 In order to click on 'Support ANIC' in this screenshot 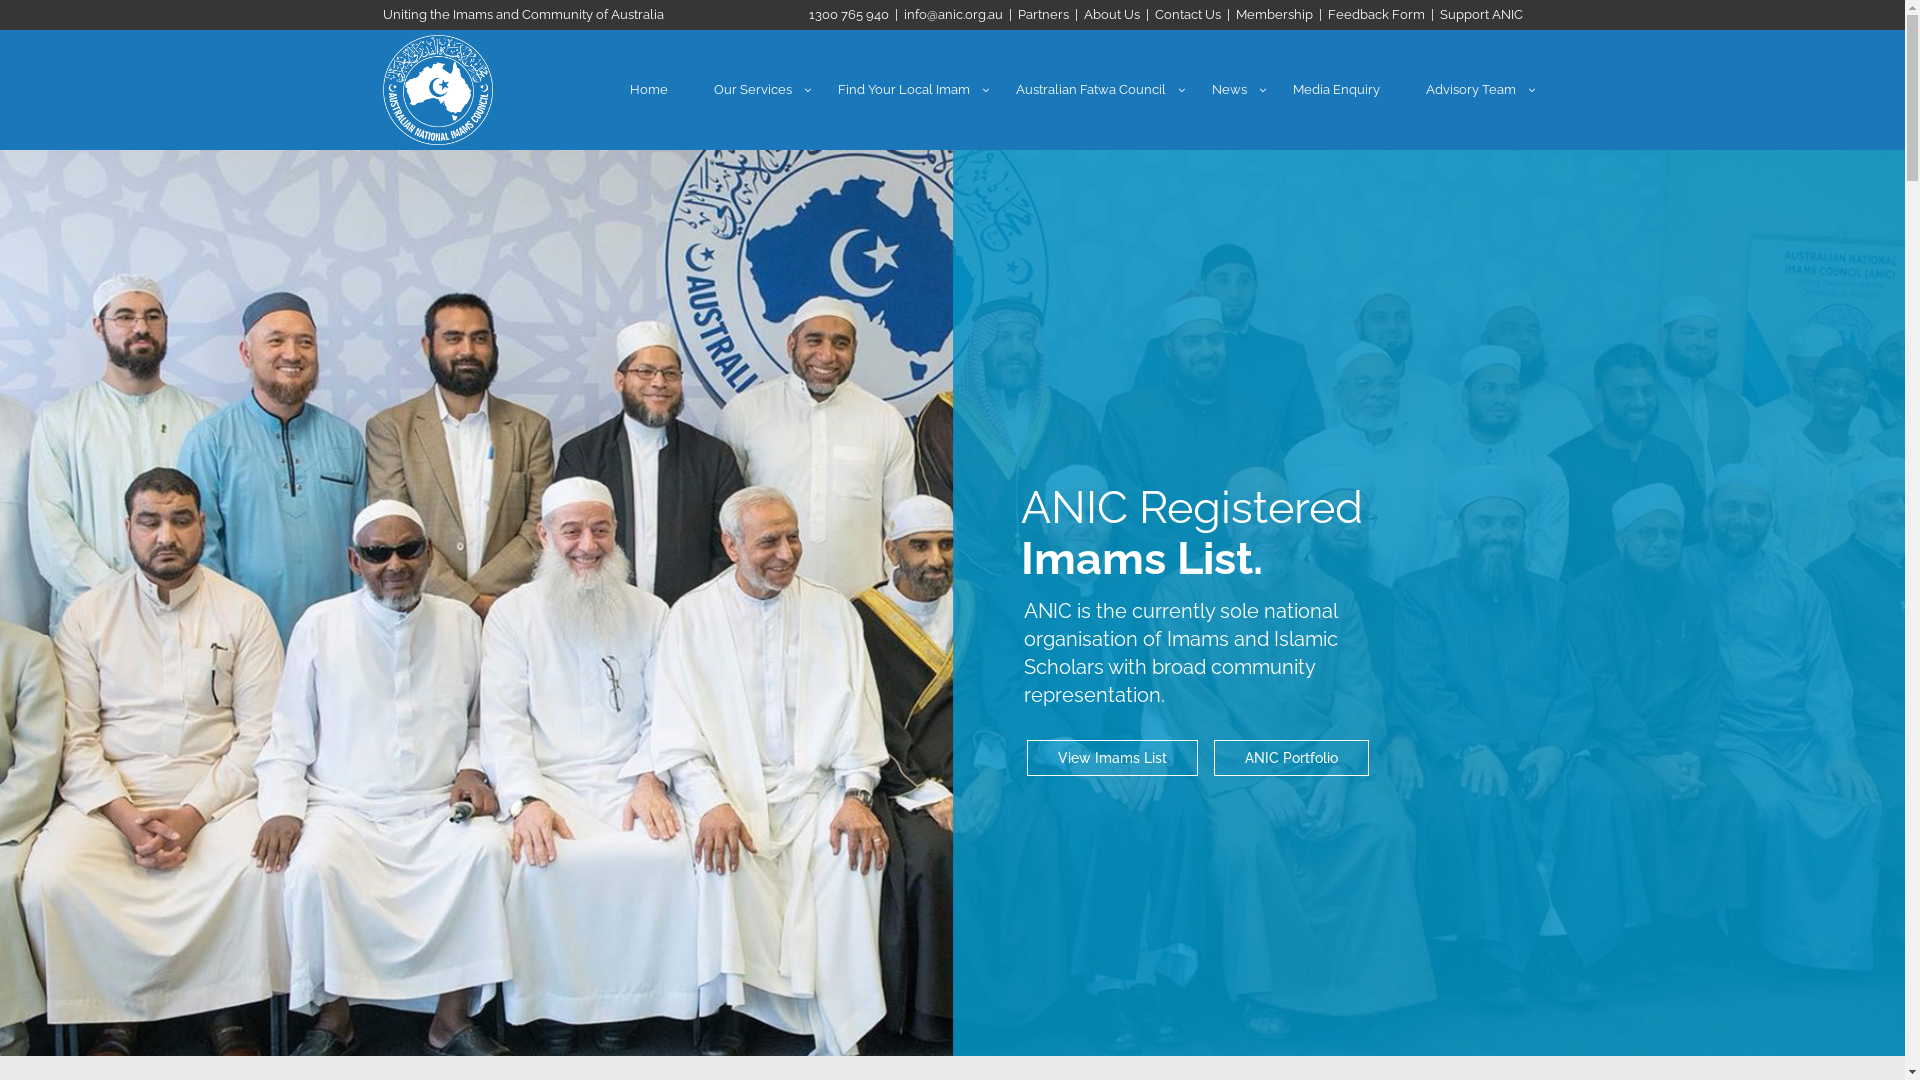, I will do `click(1481, 14)`.